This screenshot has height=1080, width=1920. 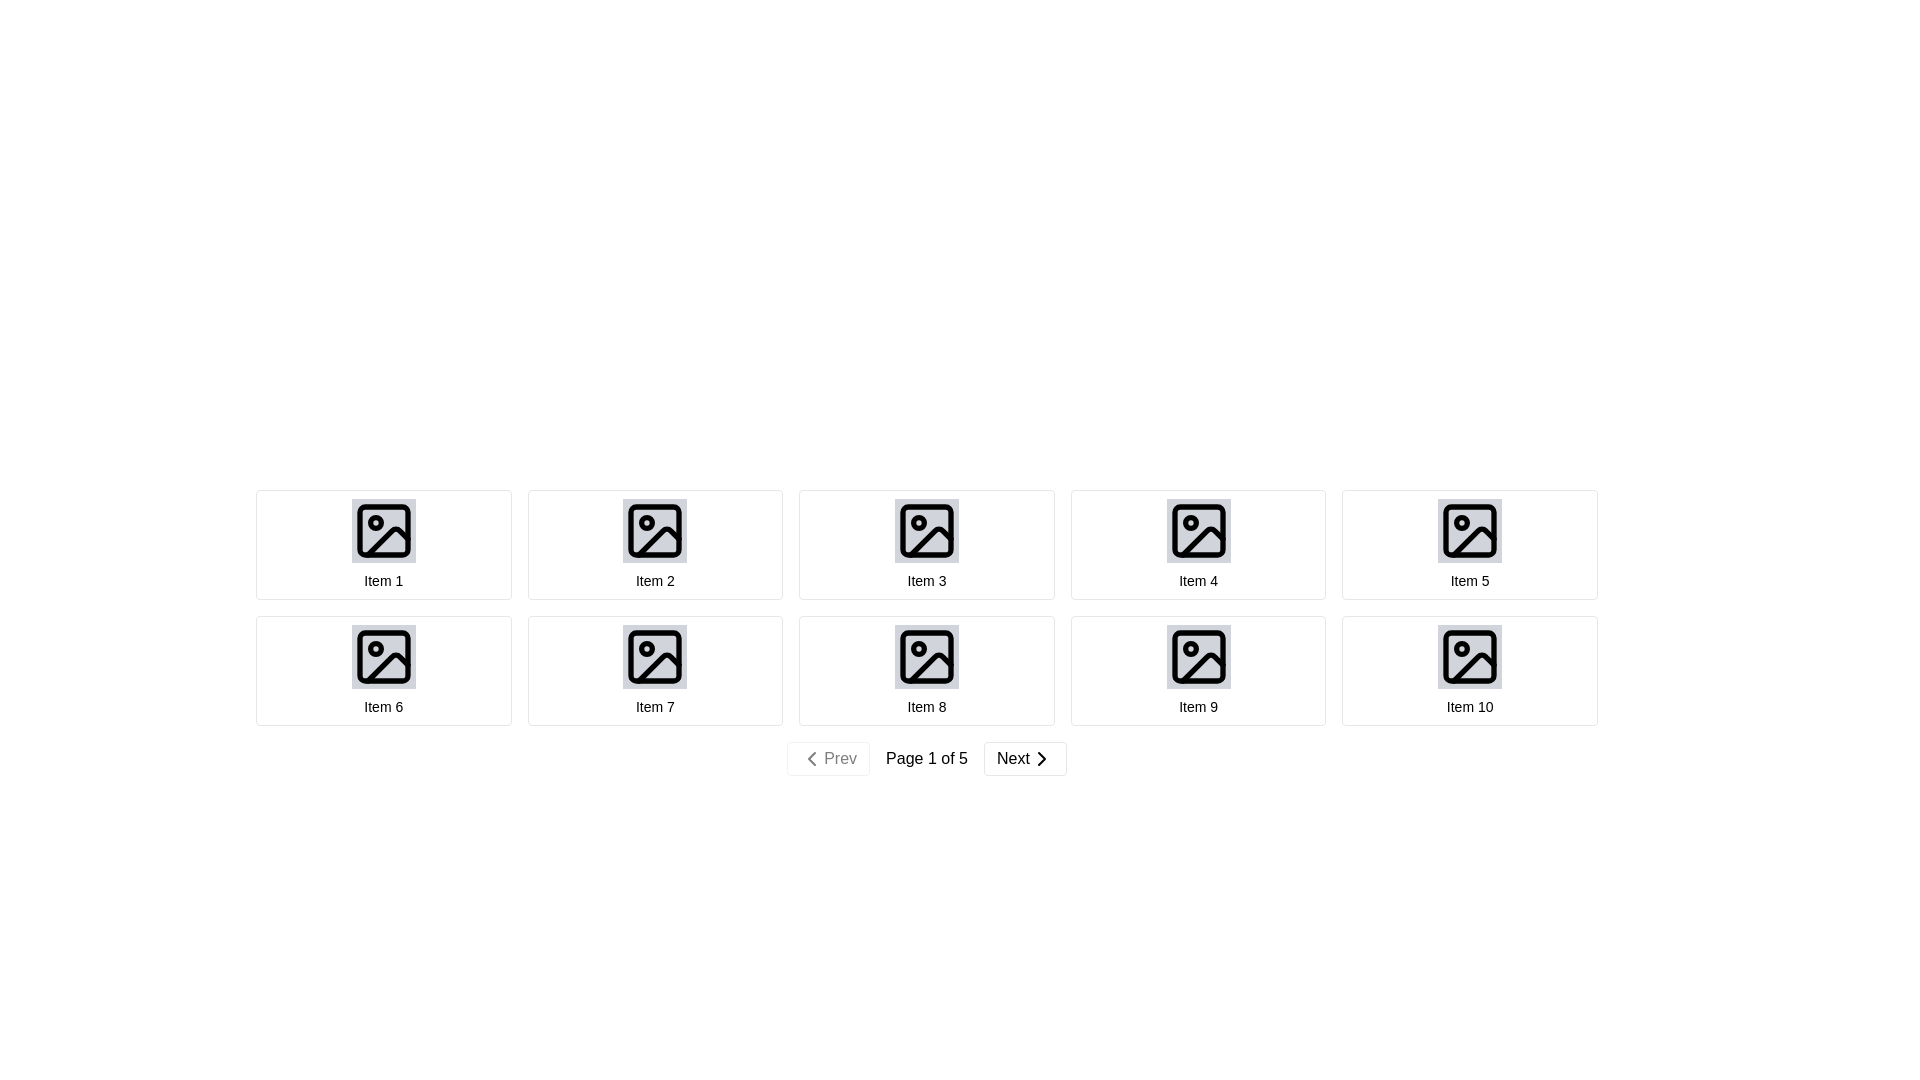 What do you see at coordinates (1190, 648) in the screenshot?
I see `the Circular graphic element representing the sun, located at the top-left corner of the ninth icon in the grid layout` at bounding box center [1190, 648].